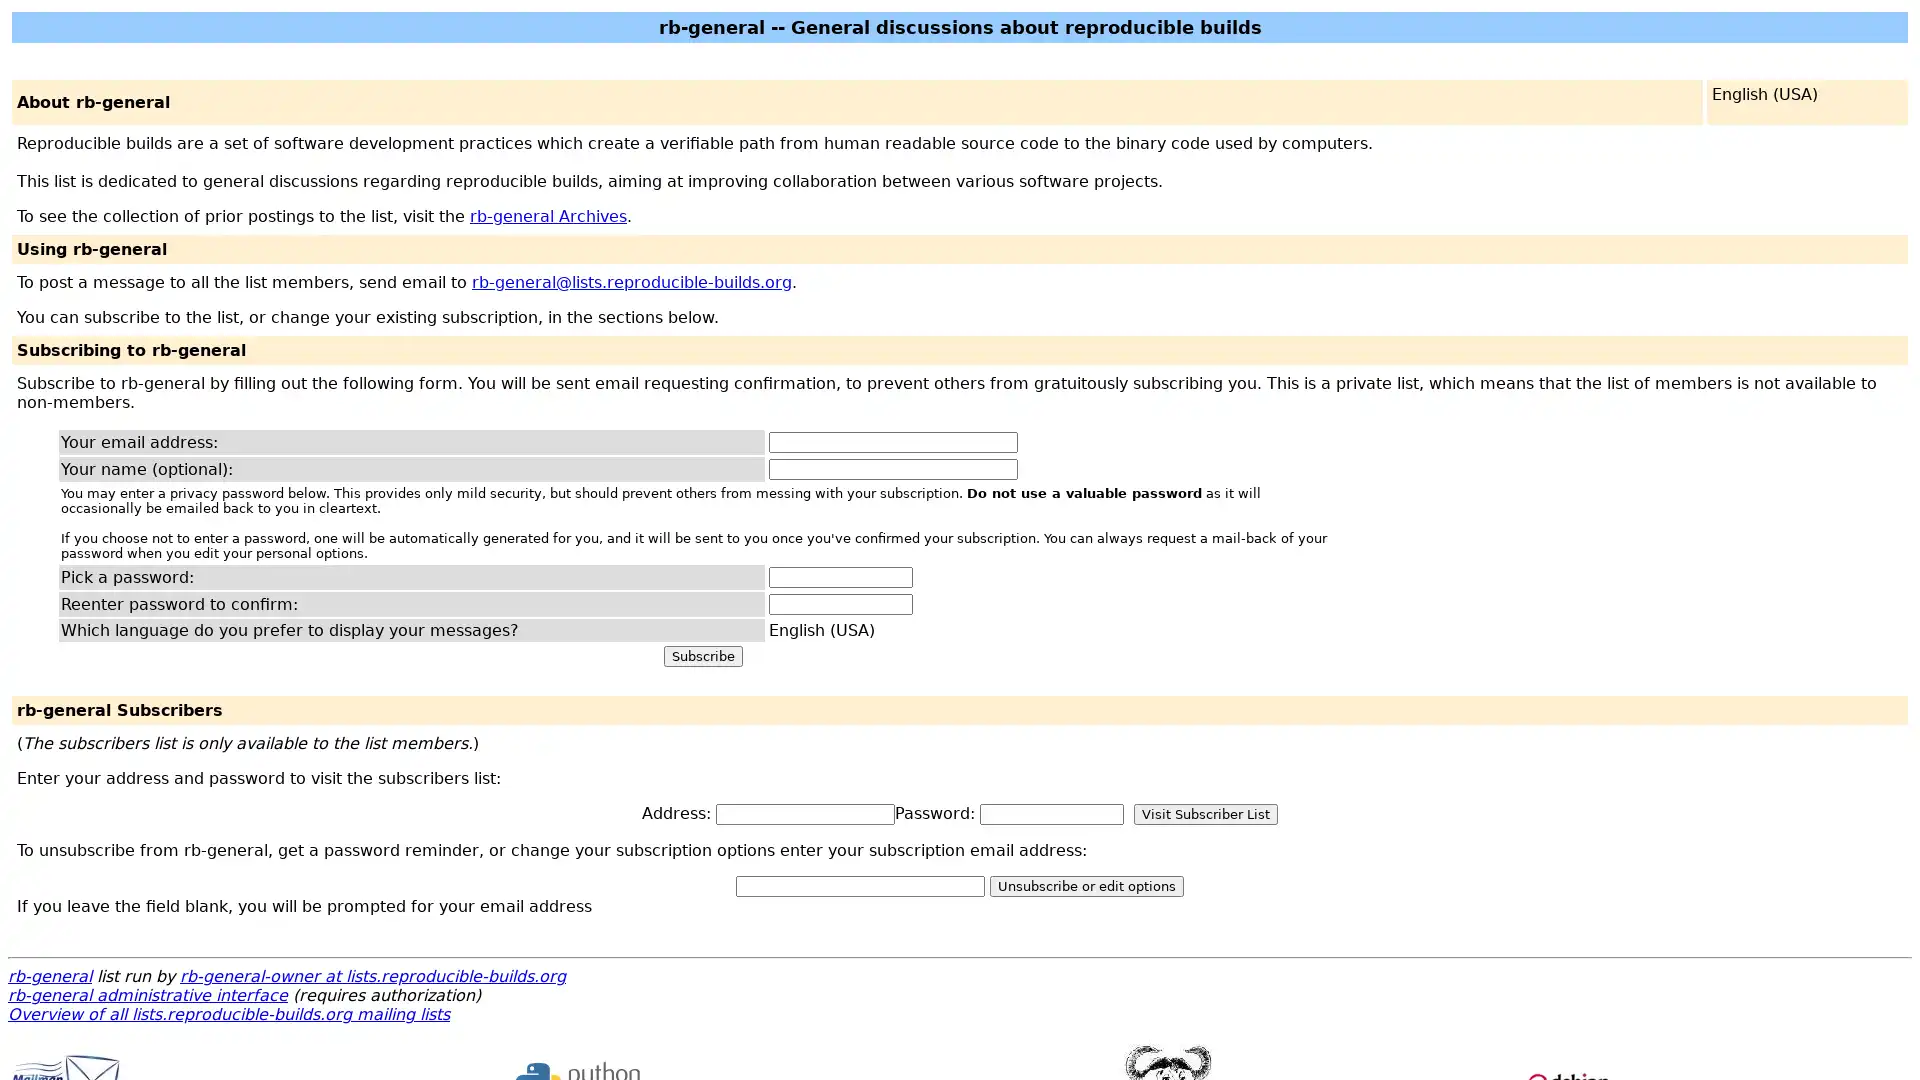 This screenshot has width=1920, height=1080. I want to click on Subscribe, so click(702, 656).